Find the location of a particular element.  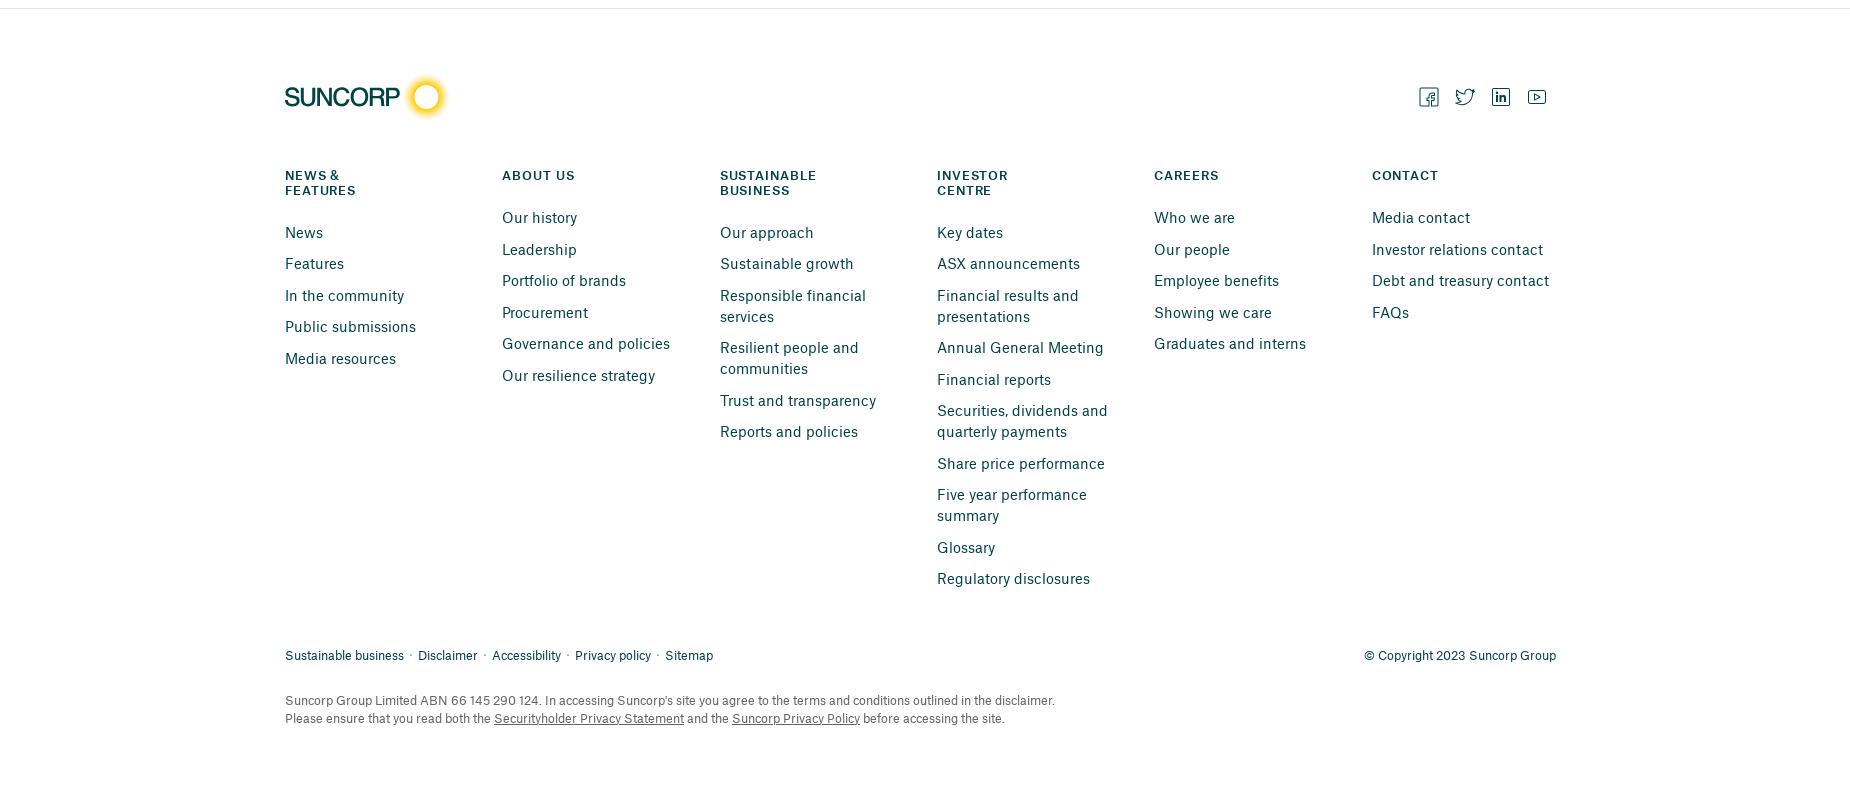

'Our history' is located at coordinates (539, 216).